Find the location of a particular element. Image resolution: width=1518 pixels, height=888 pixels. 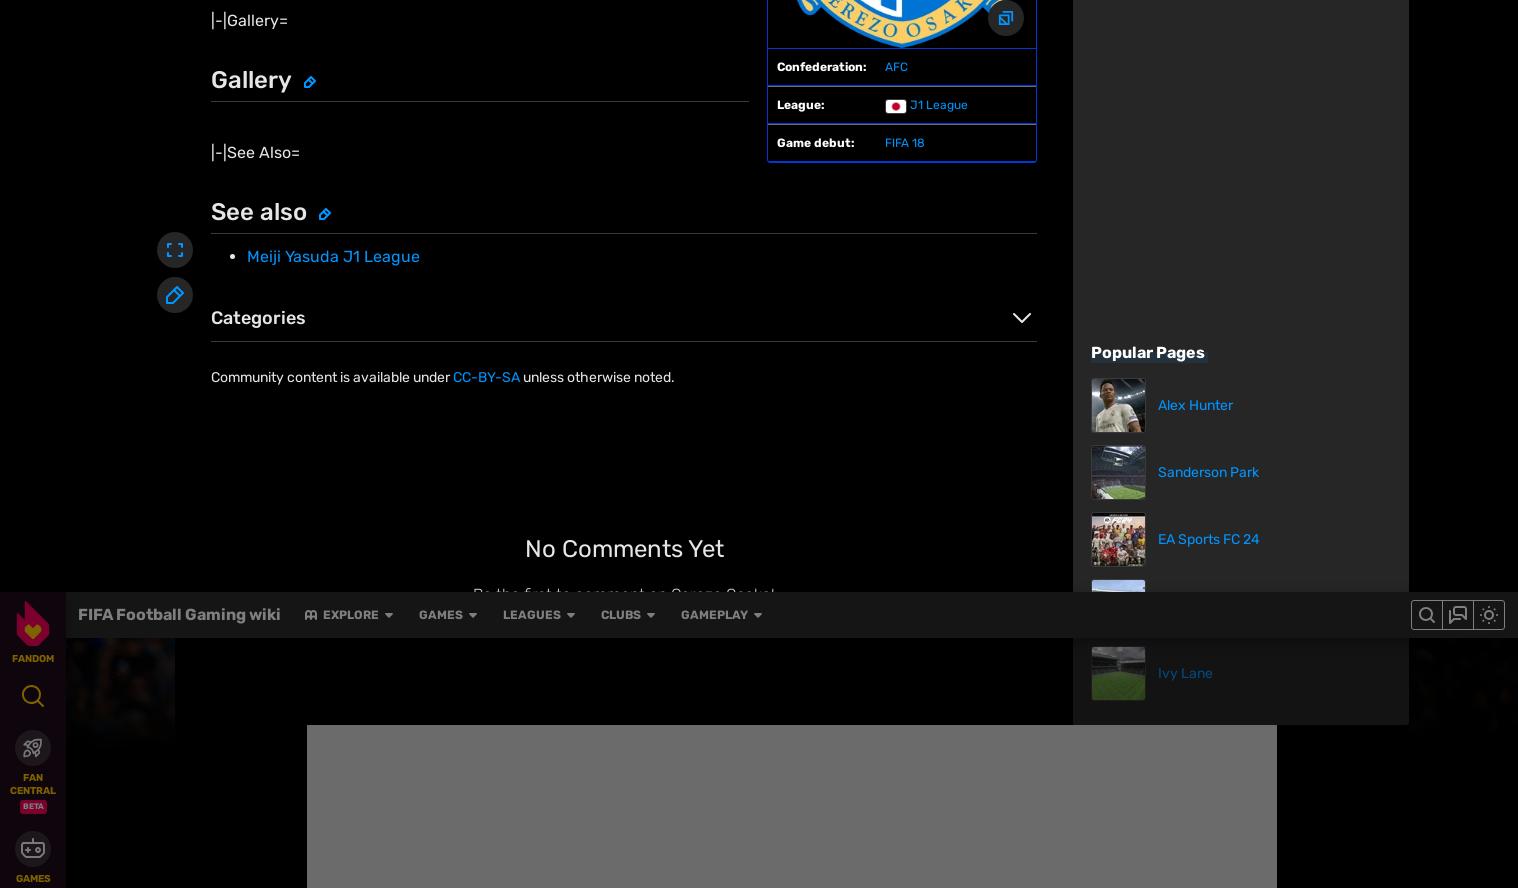

'Explore properties' is located at coordinates (366, 825).